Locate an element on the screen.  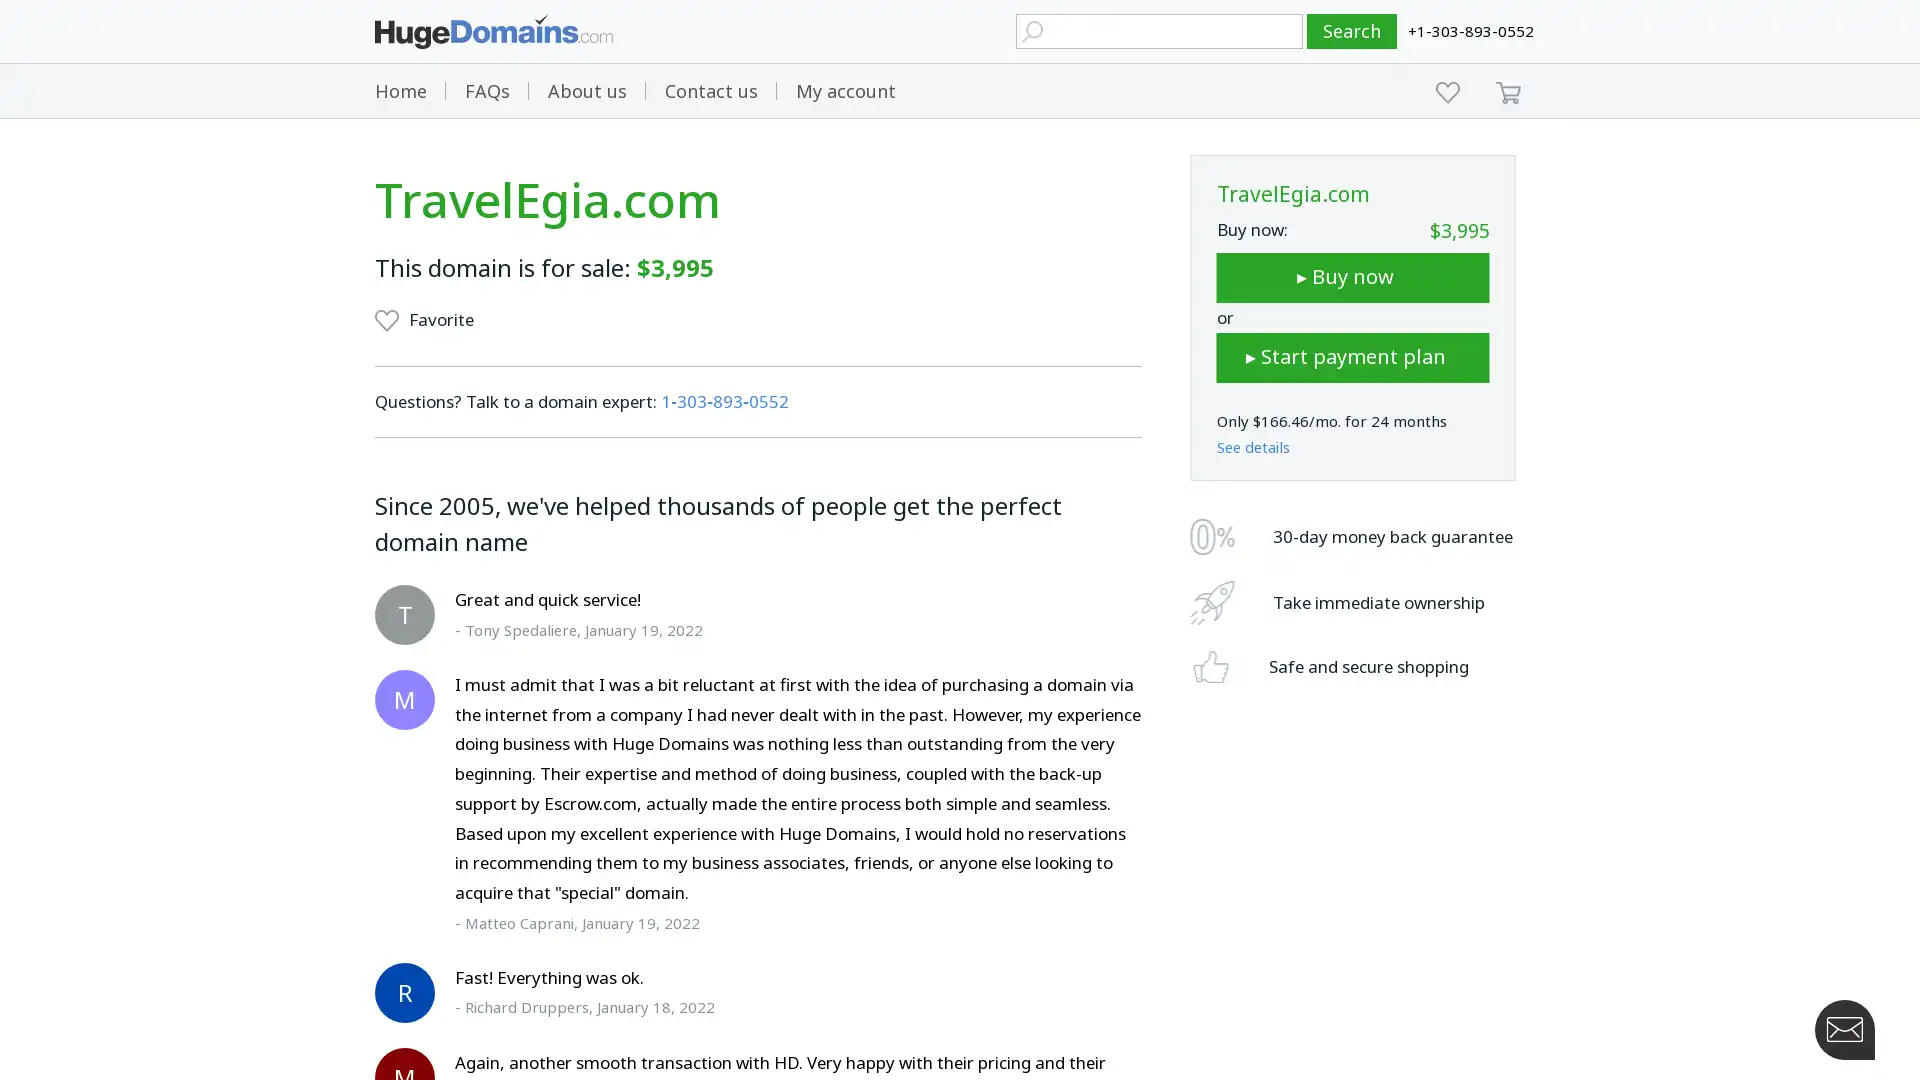
Search is located at coordinates (1352, 31).